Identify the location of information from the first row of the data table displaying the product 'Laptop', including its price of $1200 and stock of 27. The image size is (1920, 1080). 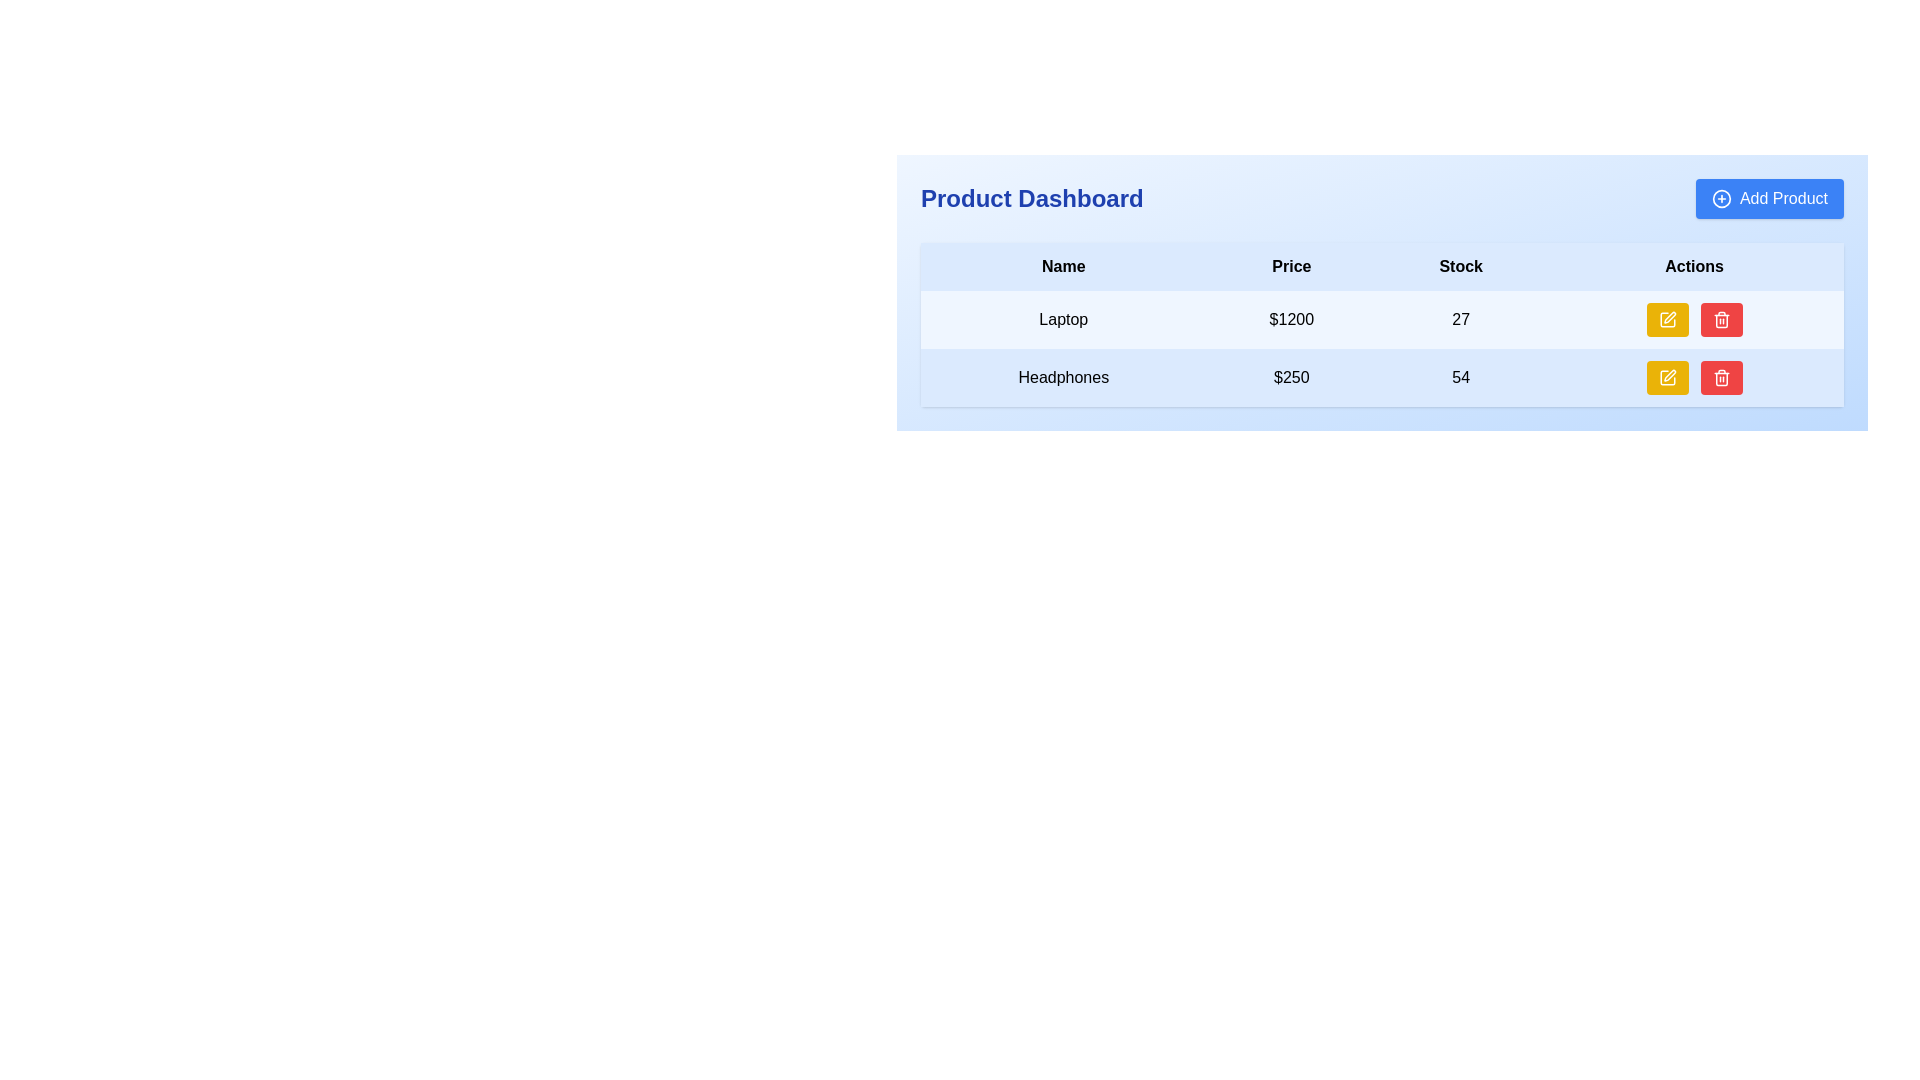
(1381, 319).